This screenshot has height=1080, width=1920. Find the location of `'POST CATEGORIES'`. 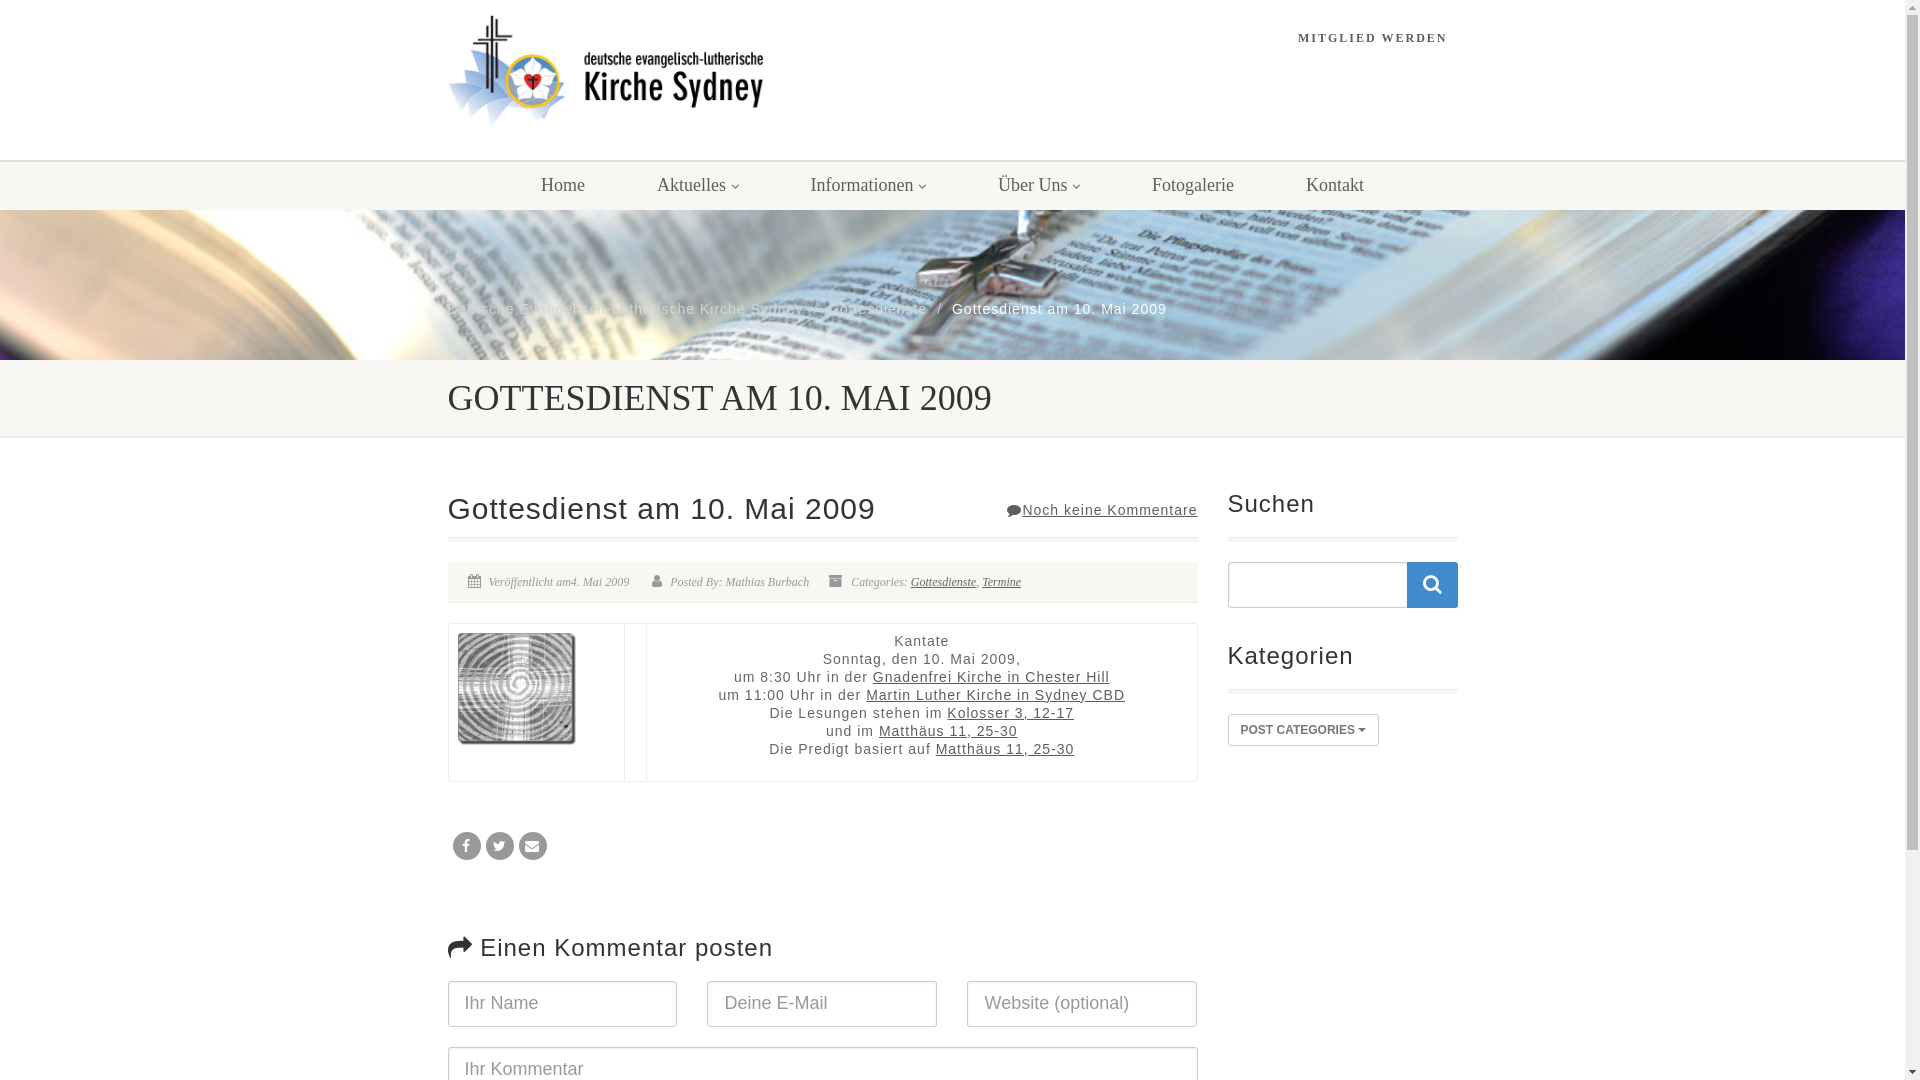

'POST CATEGORIES' is located at coordinates (1304, 729).